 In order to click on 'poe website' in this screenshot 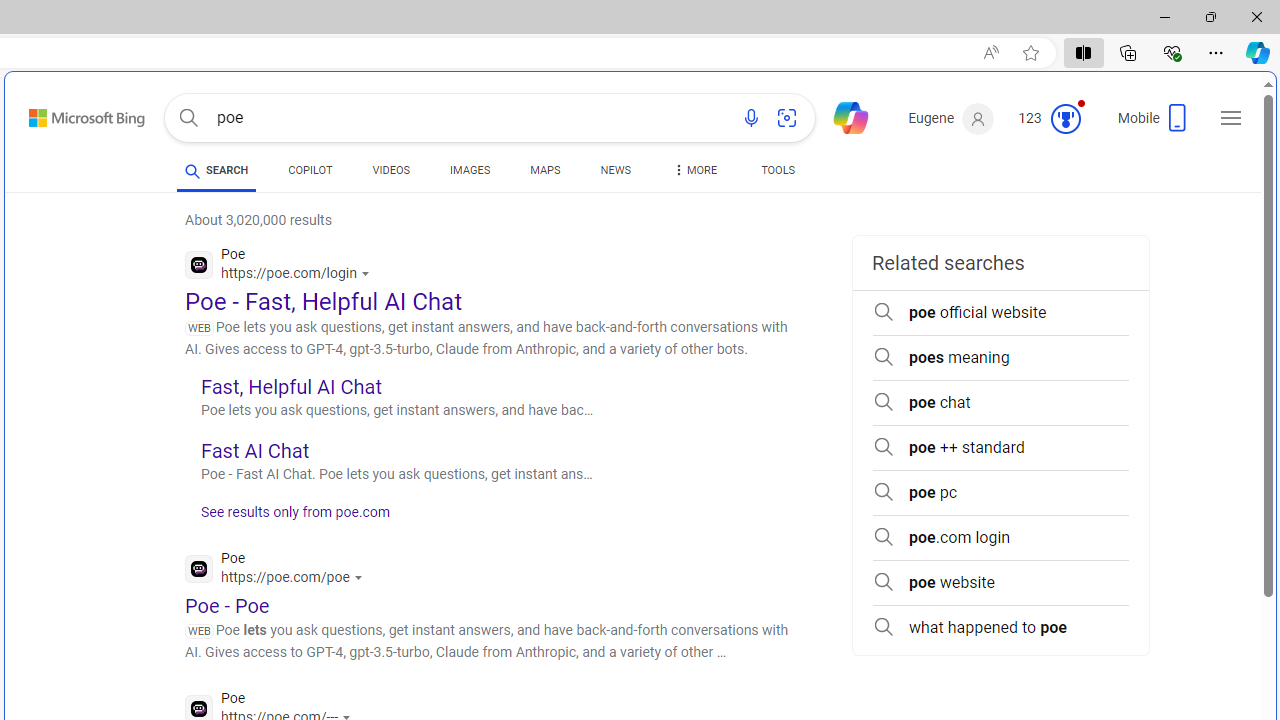, I will do `click(1000, 582)`.